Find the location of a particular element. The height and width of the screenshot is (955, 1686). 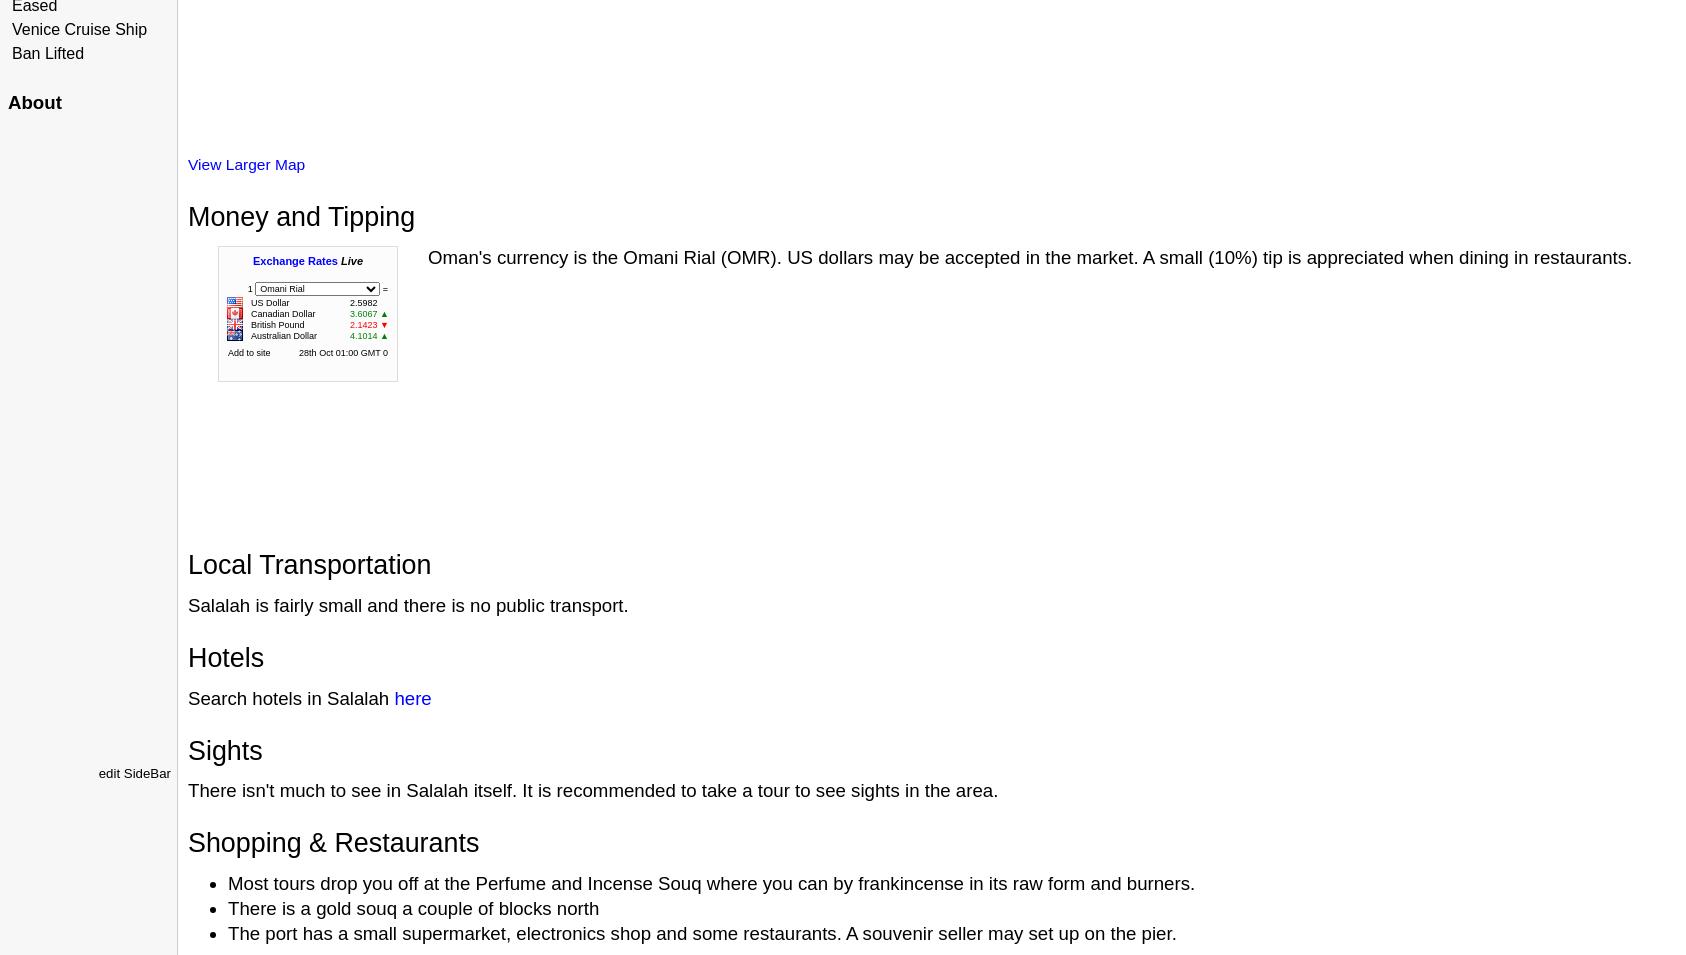

'Oman's currency is the Omani Rial (OMR).  US dollars may be accepted in the market.  A small (10%) tip is appreciated when dining in restaurants.' is located at coordinates (1029, 256).